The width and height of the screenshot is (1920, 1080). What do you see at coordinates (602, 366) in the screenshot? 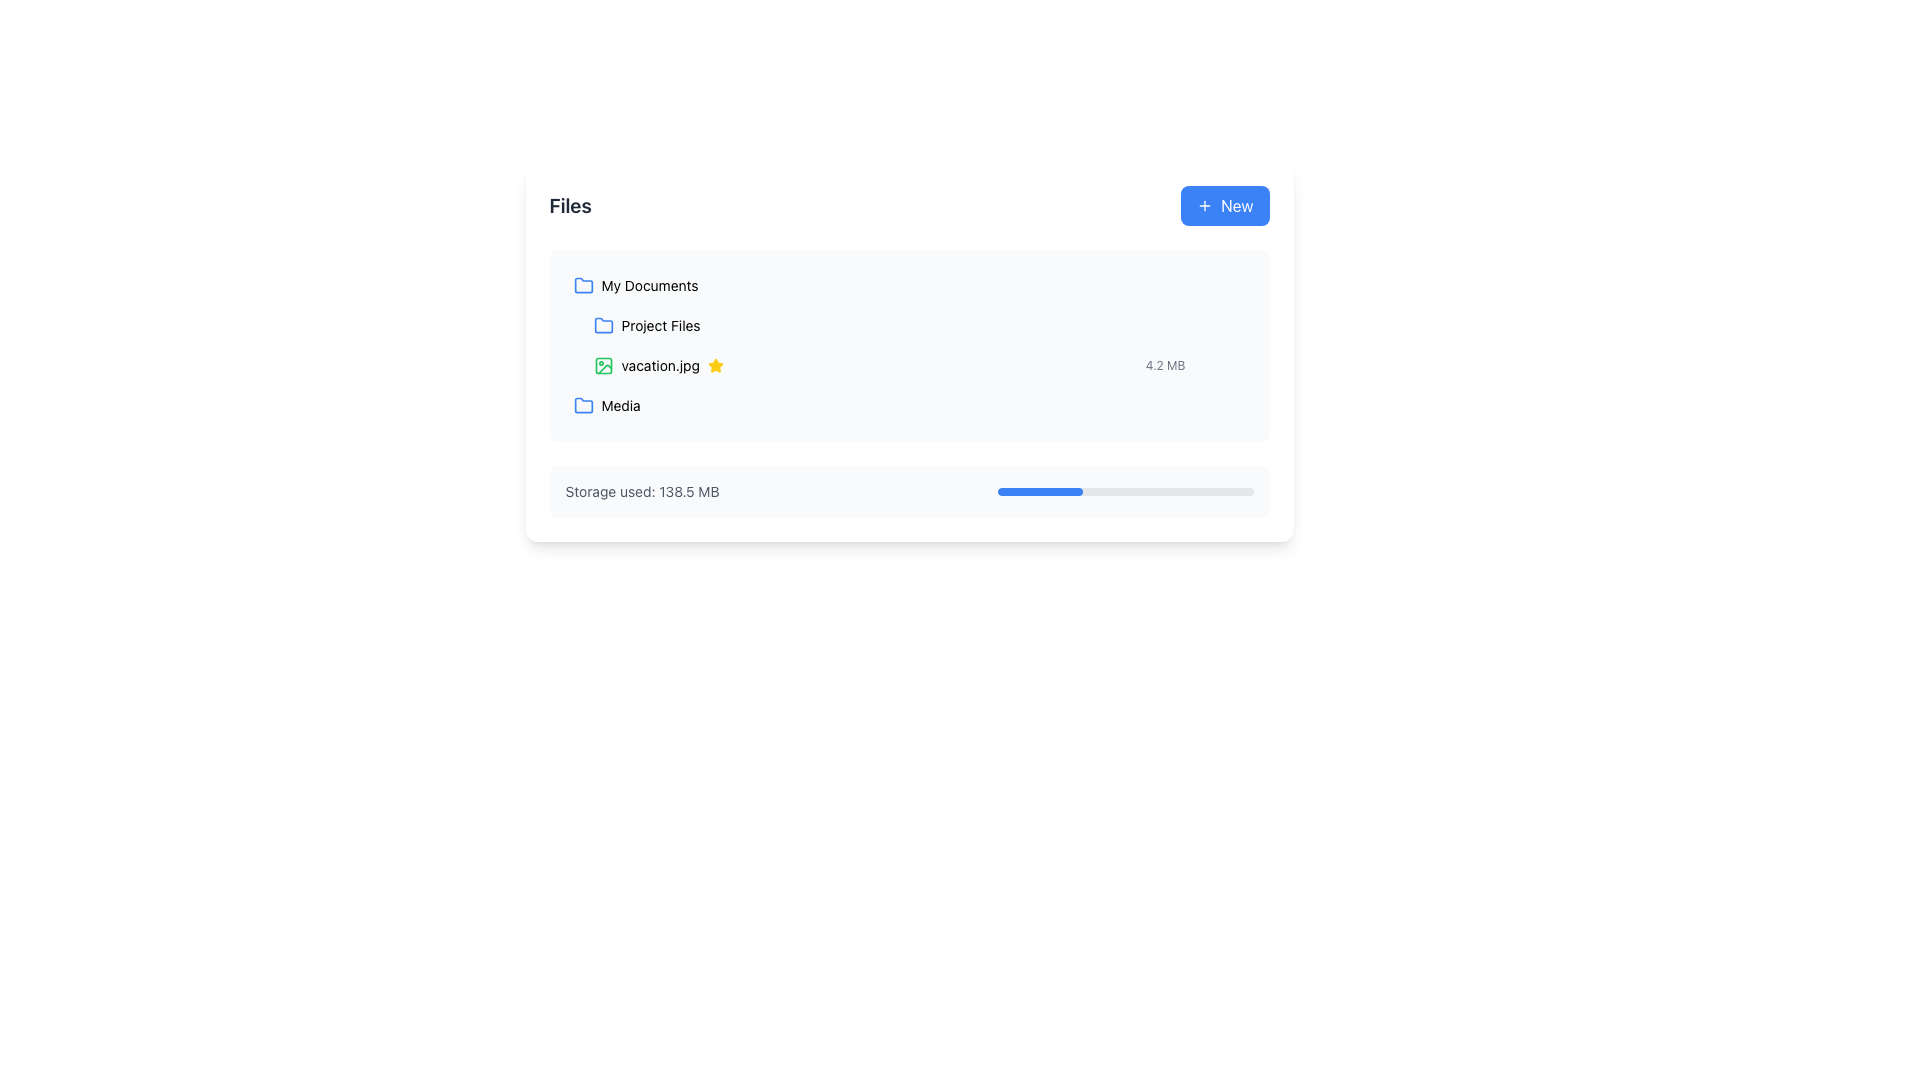
I see `the graphical icon representing the image file labeled 'vacation.jpg', which is the first element in its row before the text label` at bounding box center [602, 366].